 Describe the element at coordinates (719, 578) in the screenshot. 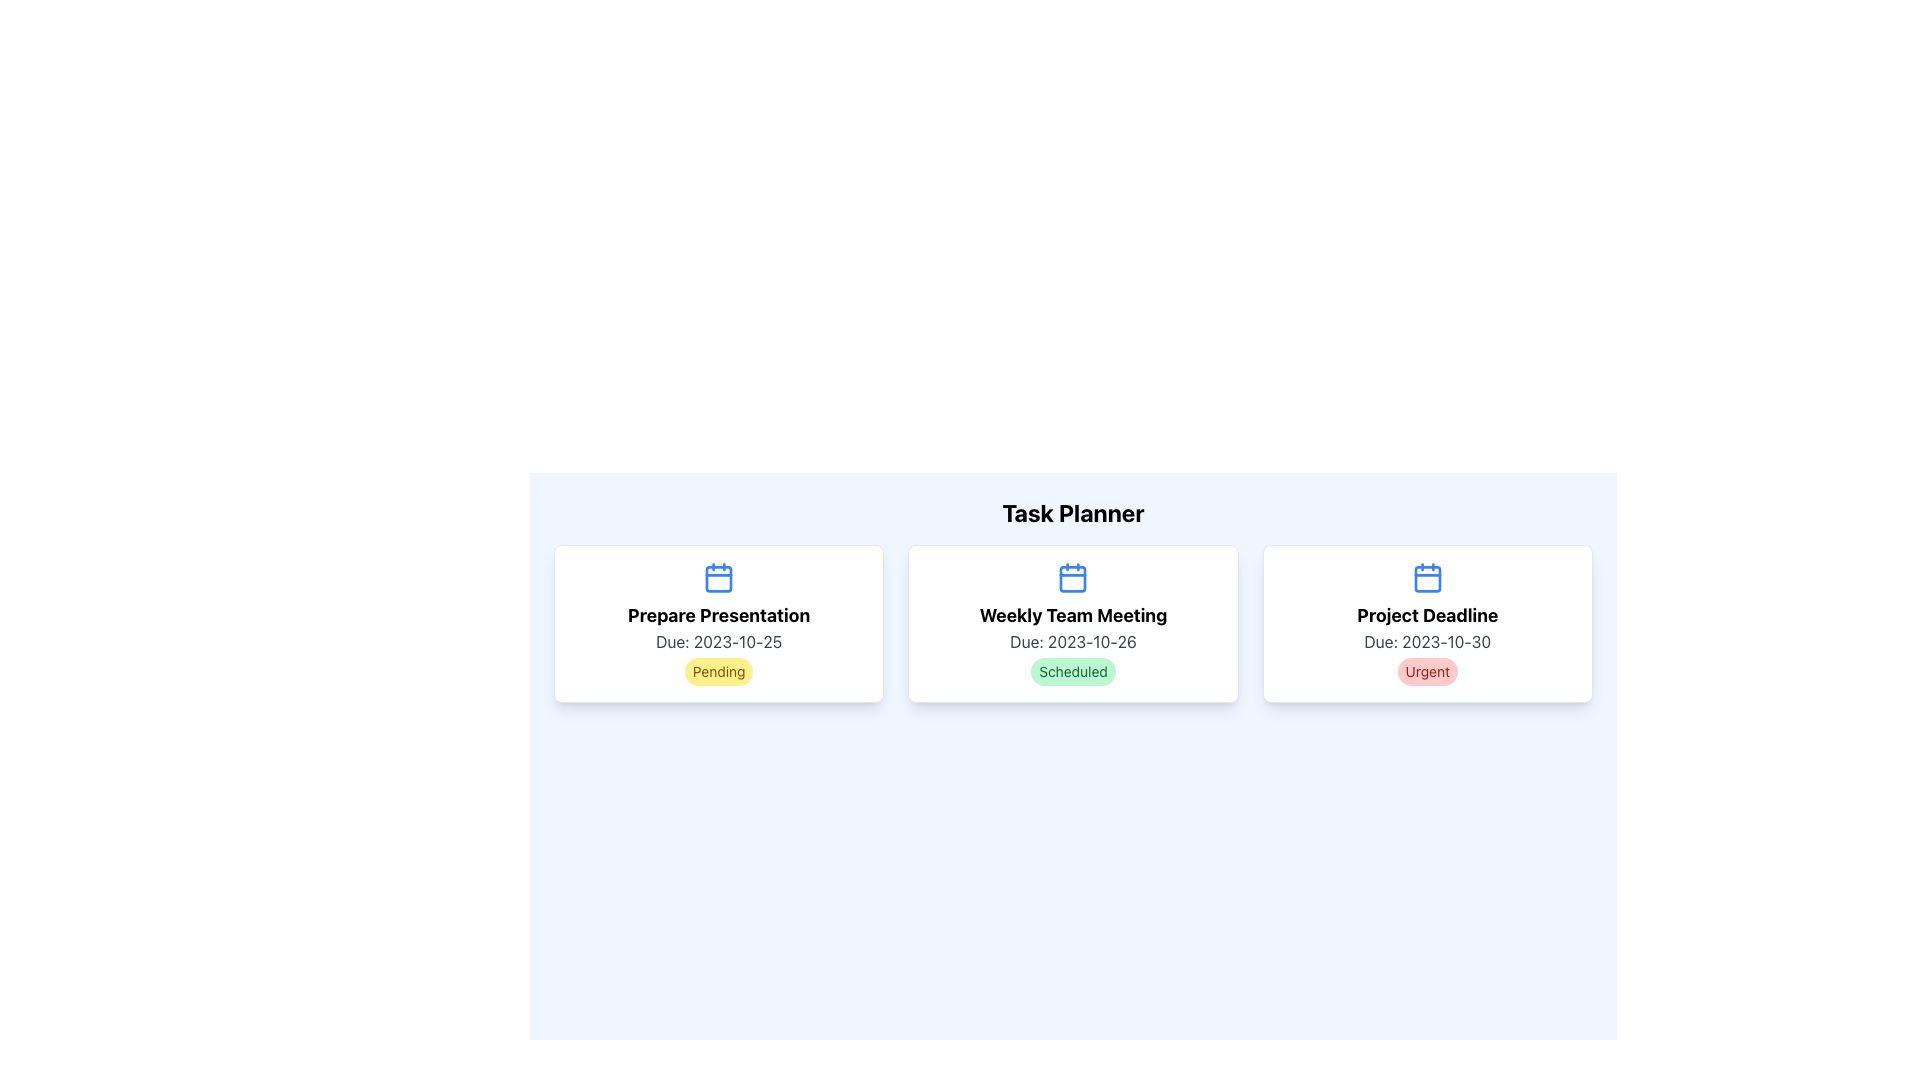

I see `the calendar icon located at the top center of the 'Prepare Presentation' task card in the Task Planner dashboard, which signifies the due date of the task` at that location.